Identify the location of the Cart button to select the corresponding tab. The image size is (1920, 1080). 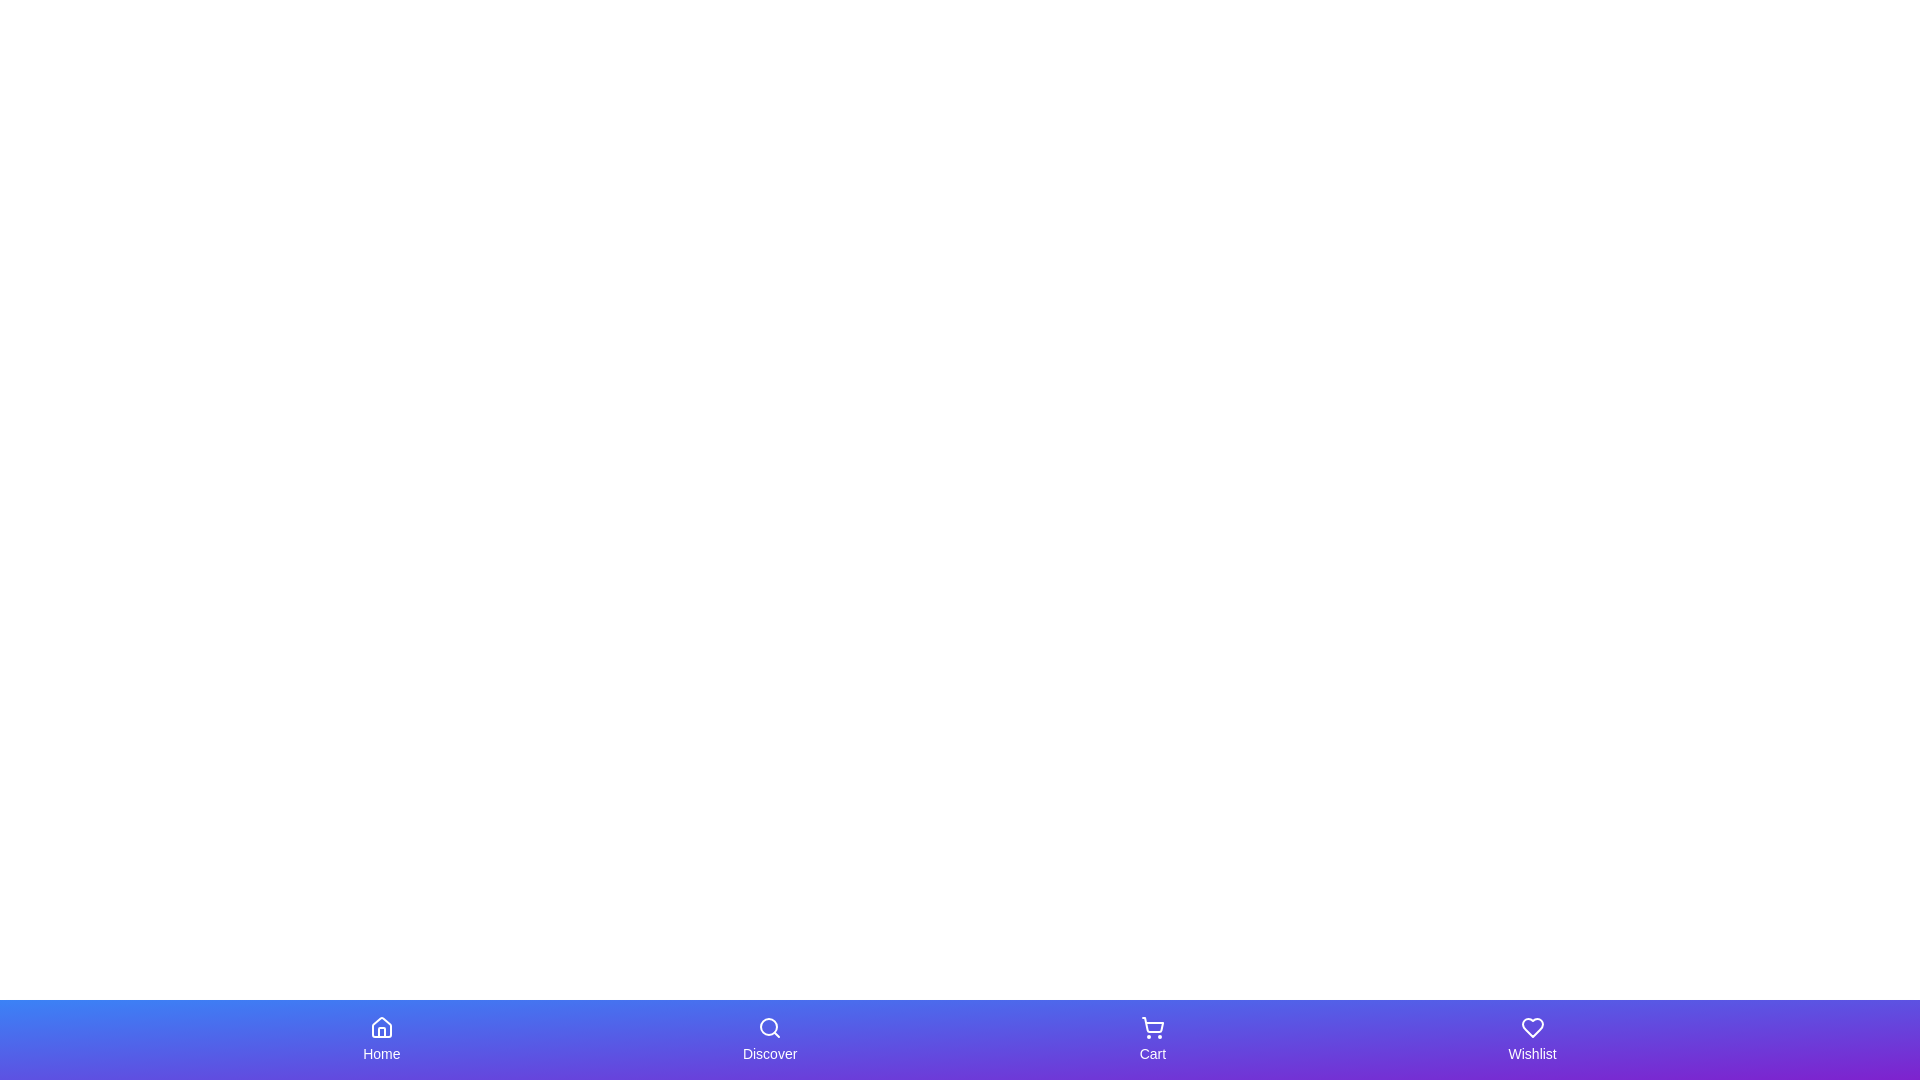
(1152, 1039).